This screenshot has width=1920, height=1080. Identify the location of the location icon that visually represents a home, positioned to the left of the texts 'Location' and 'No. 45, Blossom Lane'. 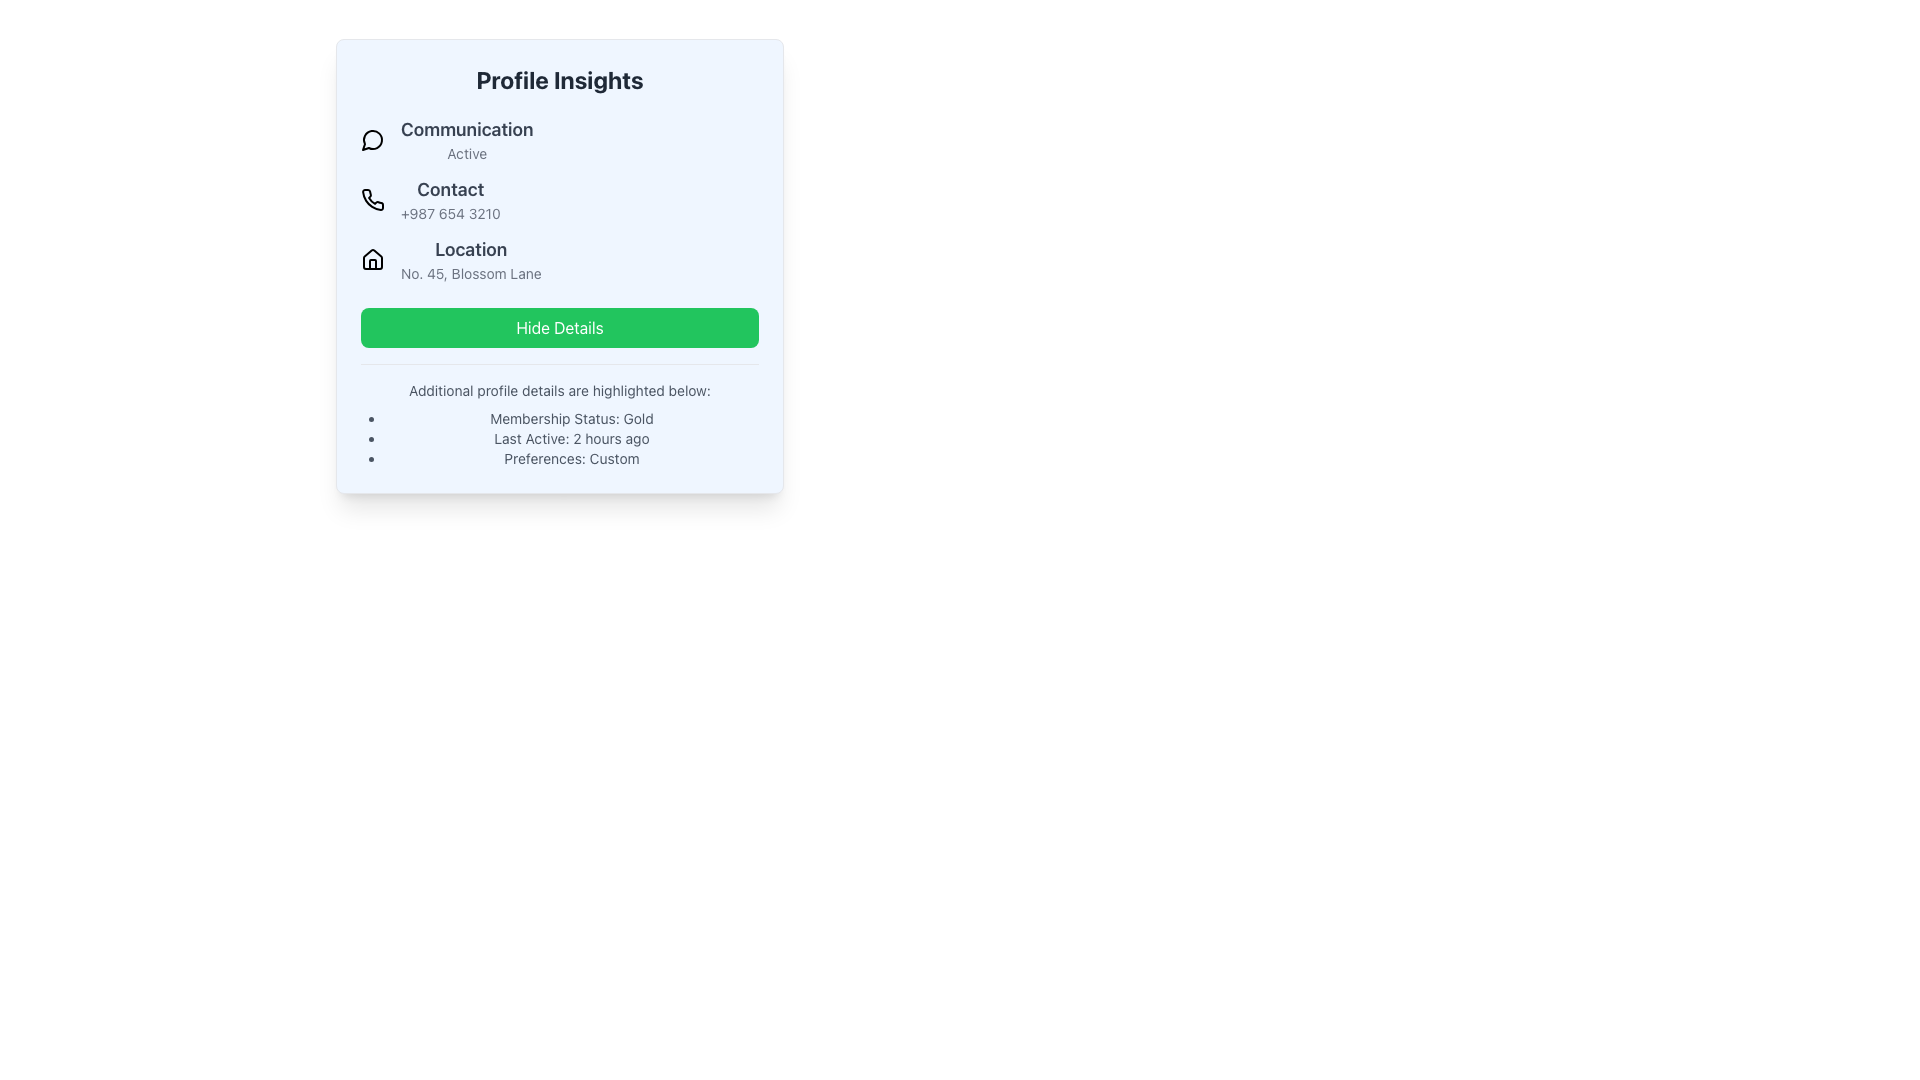
(373, 258).